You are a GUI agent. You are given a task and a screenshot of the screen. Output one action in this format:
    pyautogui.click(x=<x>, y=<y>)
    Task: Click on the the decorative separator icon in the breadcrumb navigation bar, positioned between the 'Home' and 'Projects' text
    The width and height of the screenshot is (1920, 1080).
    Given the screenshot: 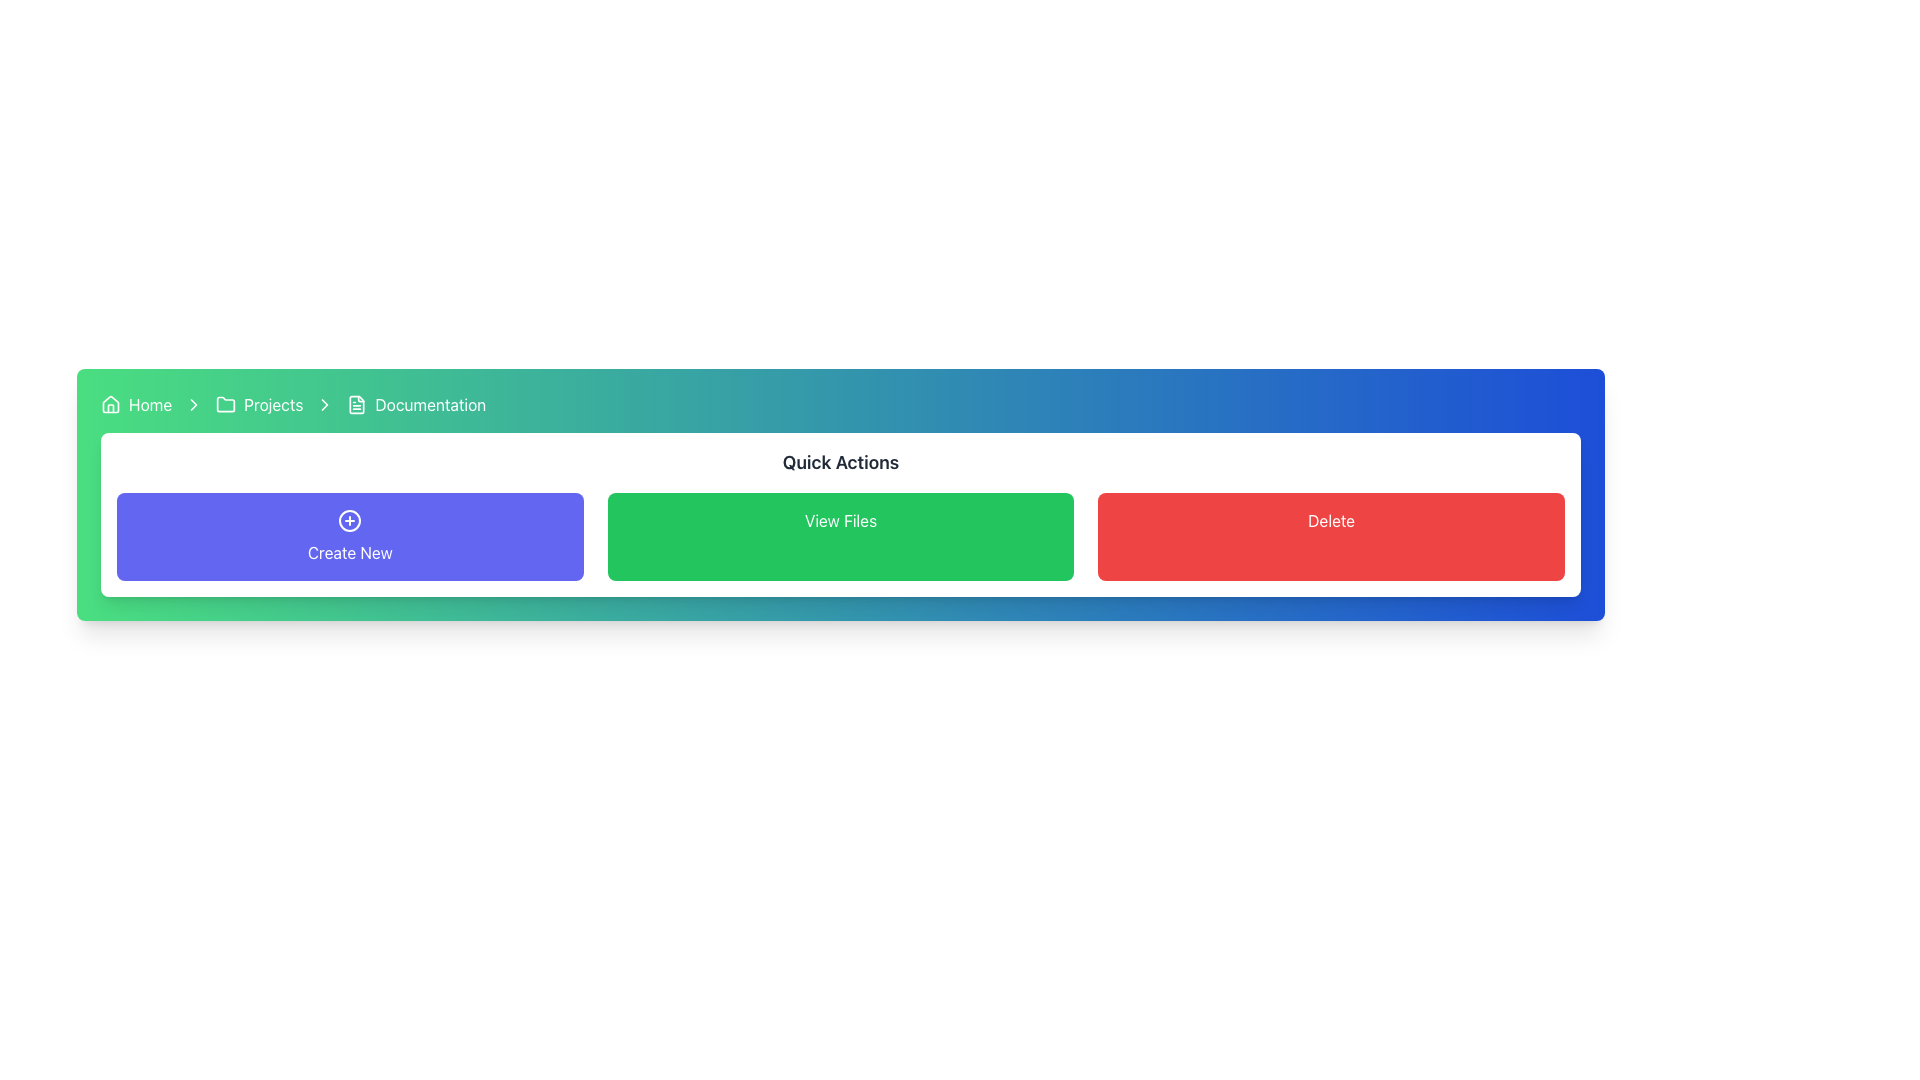 What is the action you would take?
    pyautogui.click(x=194, y=405)
    